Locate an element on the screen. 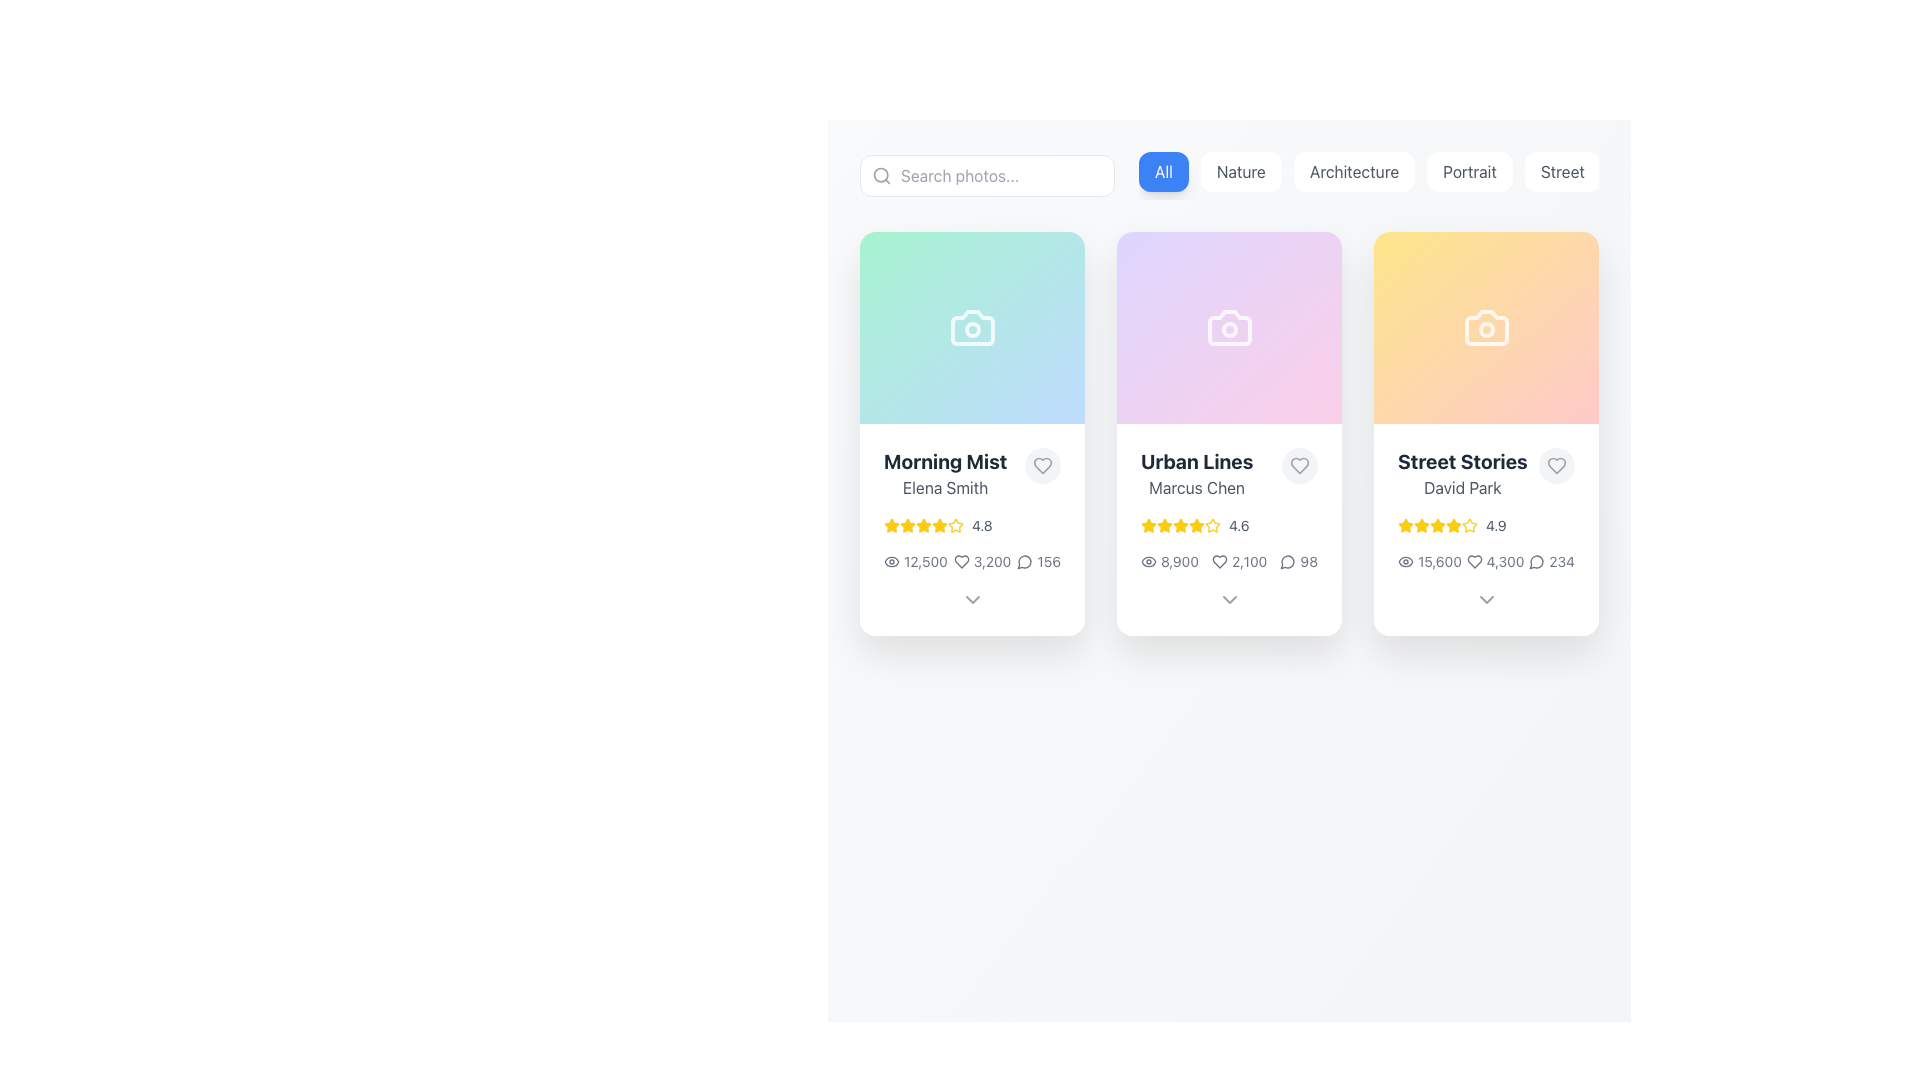 Image resolution: width=1920 pixels, height=1080 pixels. the primary title and author text block in the third card of a row of three cards is located at coordinates (1462, 474).